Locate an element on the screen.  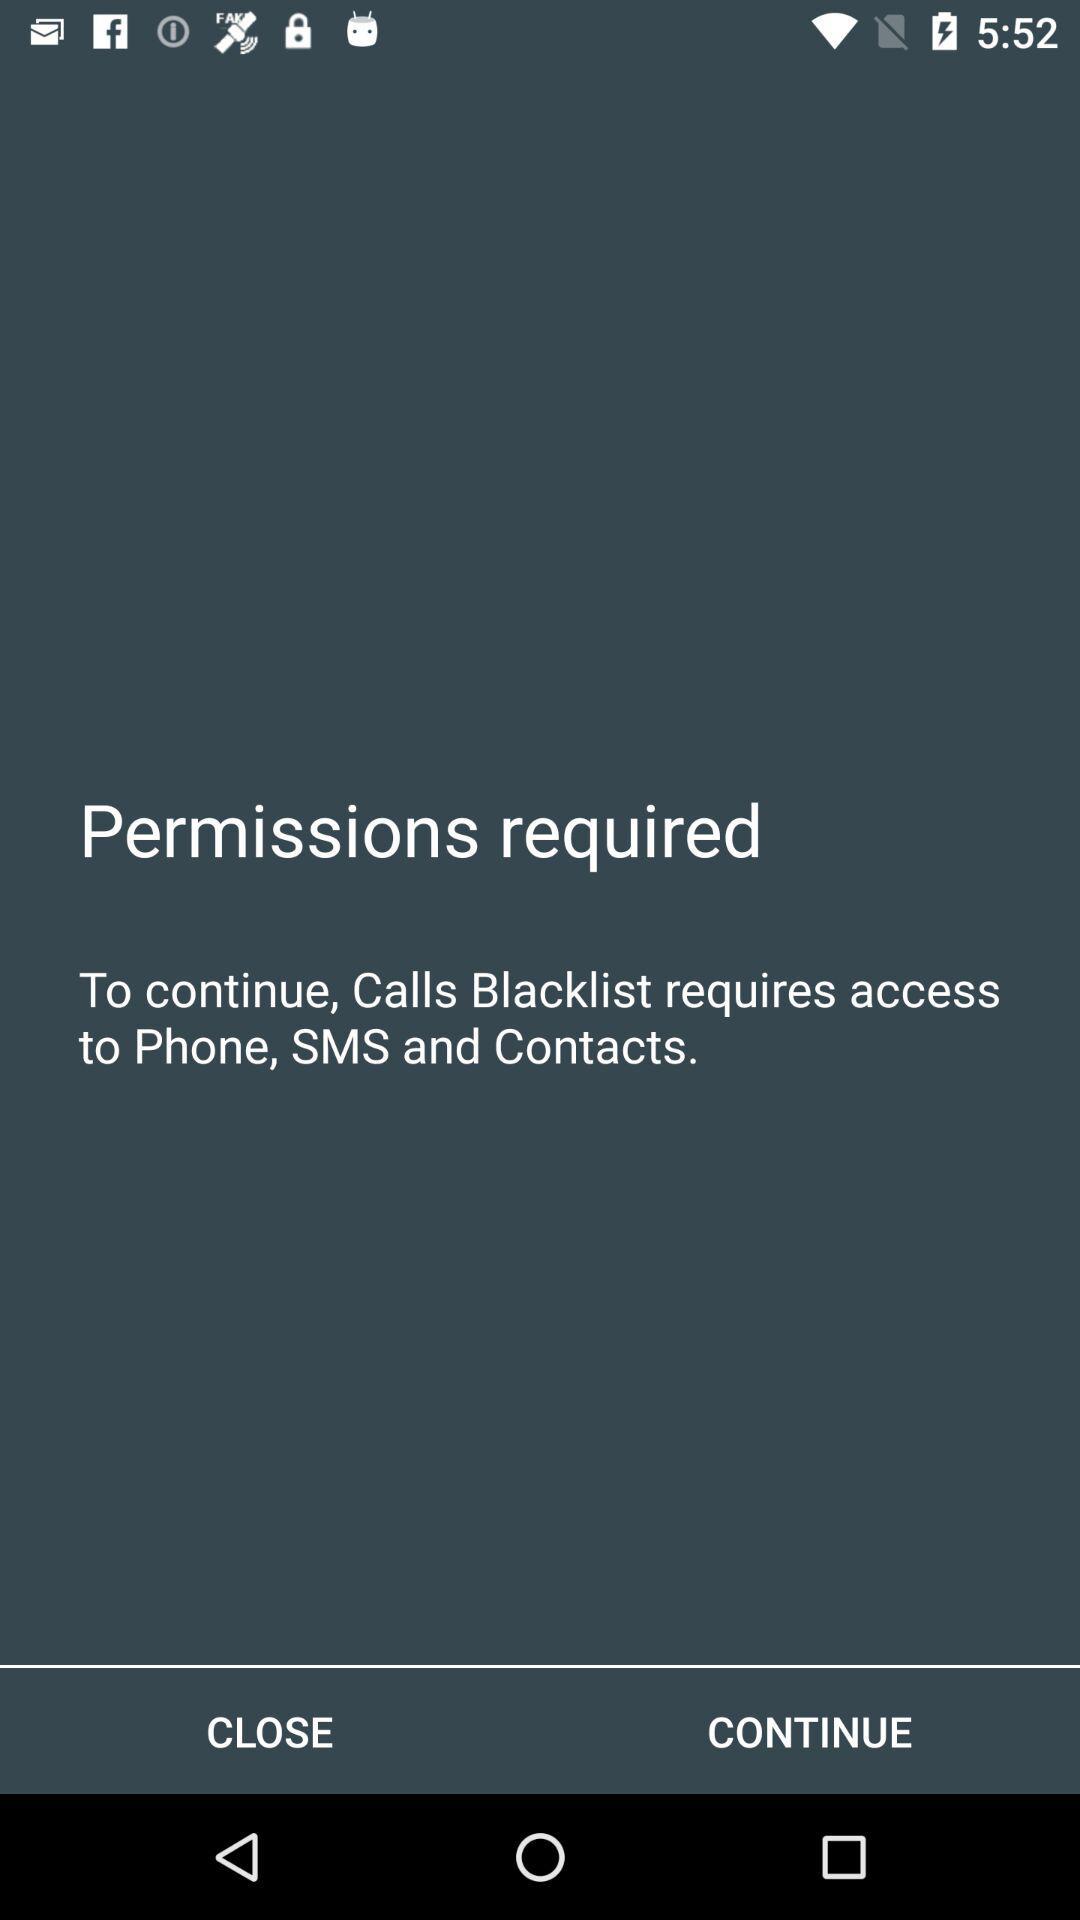
the item next to continue item is located at coordinates (270, 1730).